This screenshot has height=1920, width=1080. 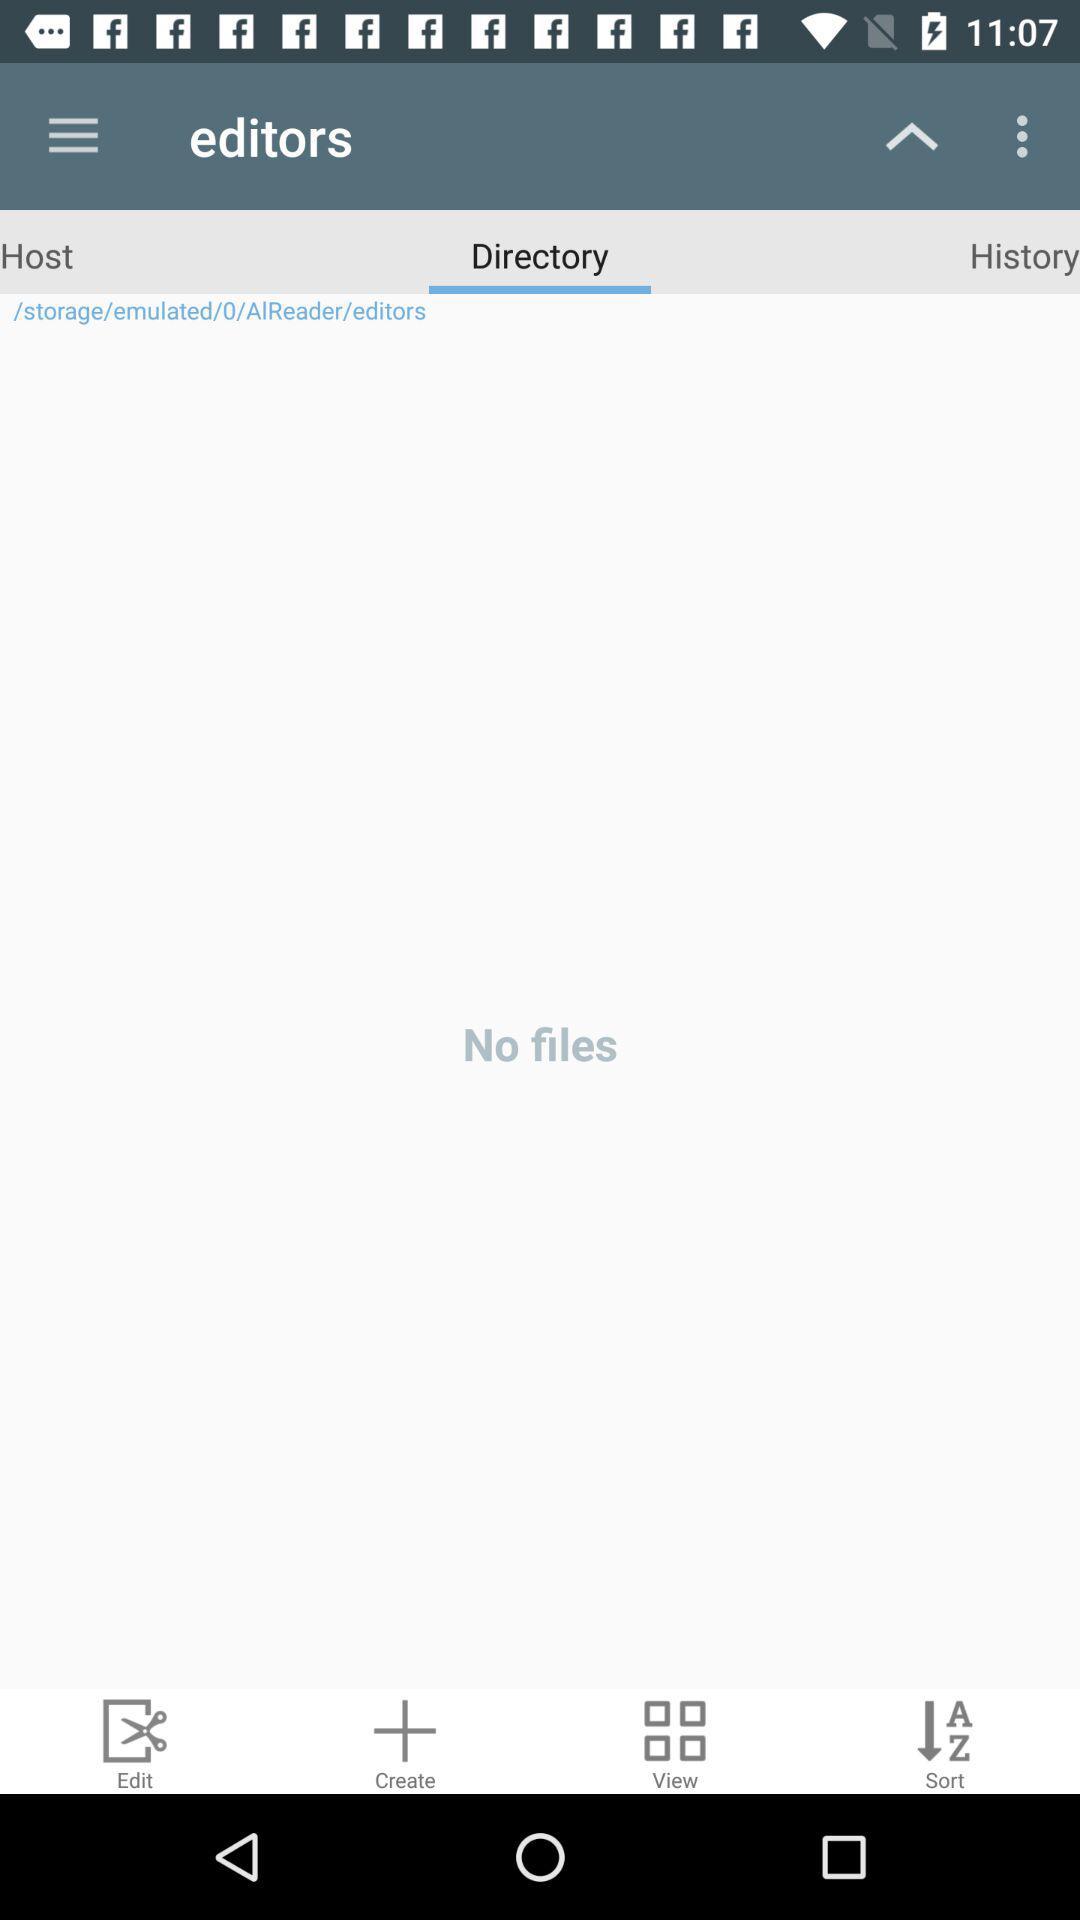 What do you see at coordinates (1024, 253) in the screenshot?
I see `the item next to the directory app` at bounding box center [1024, 253].